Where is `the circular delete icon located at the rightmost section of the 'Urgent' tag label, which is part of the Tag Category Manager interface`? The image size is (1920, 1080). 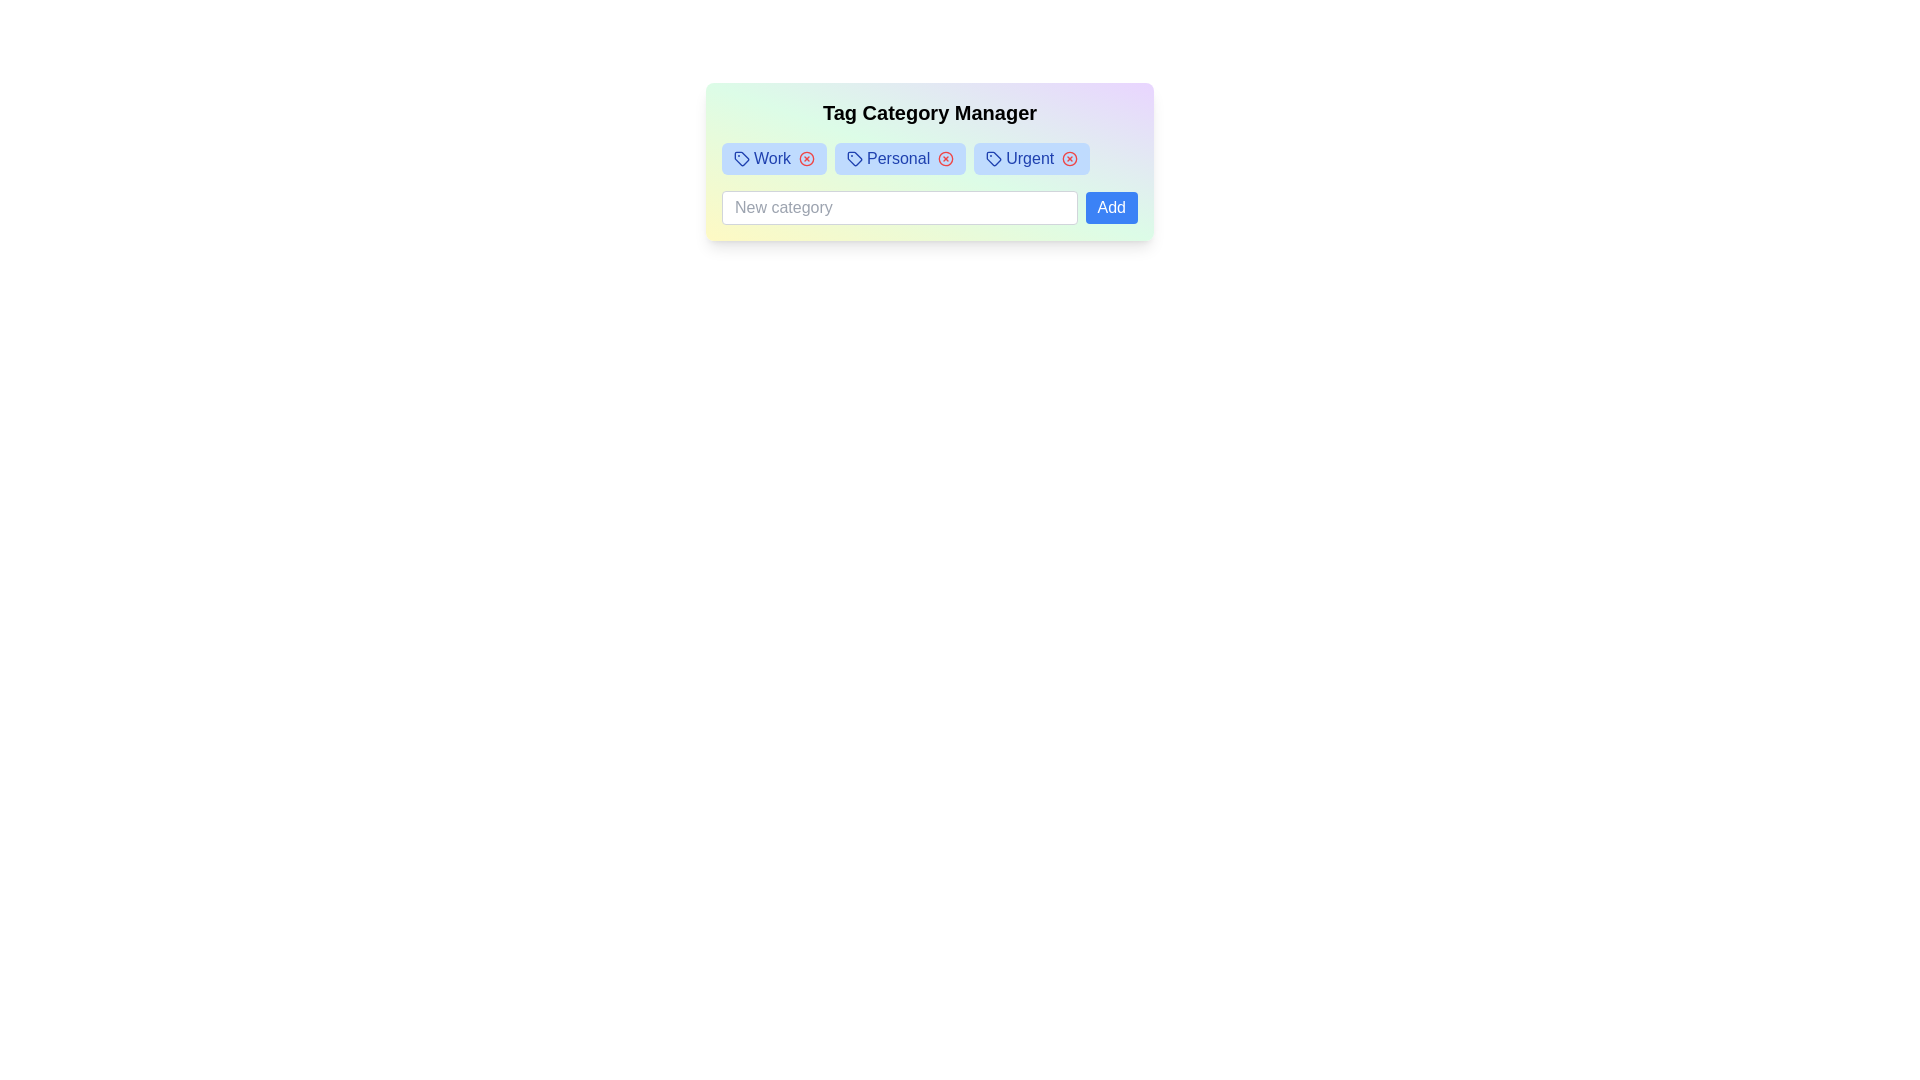
the circular delete icon located at the rightmost section of the 'Urgent' tag label, which is part of the Tag Category Manager interface is located at coordinates (1069, 157).